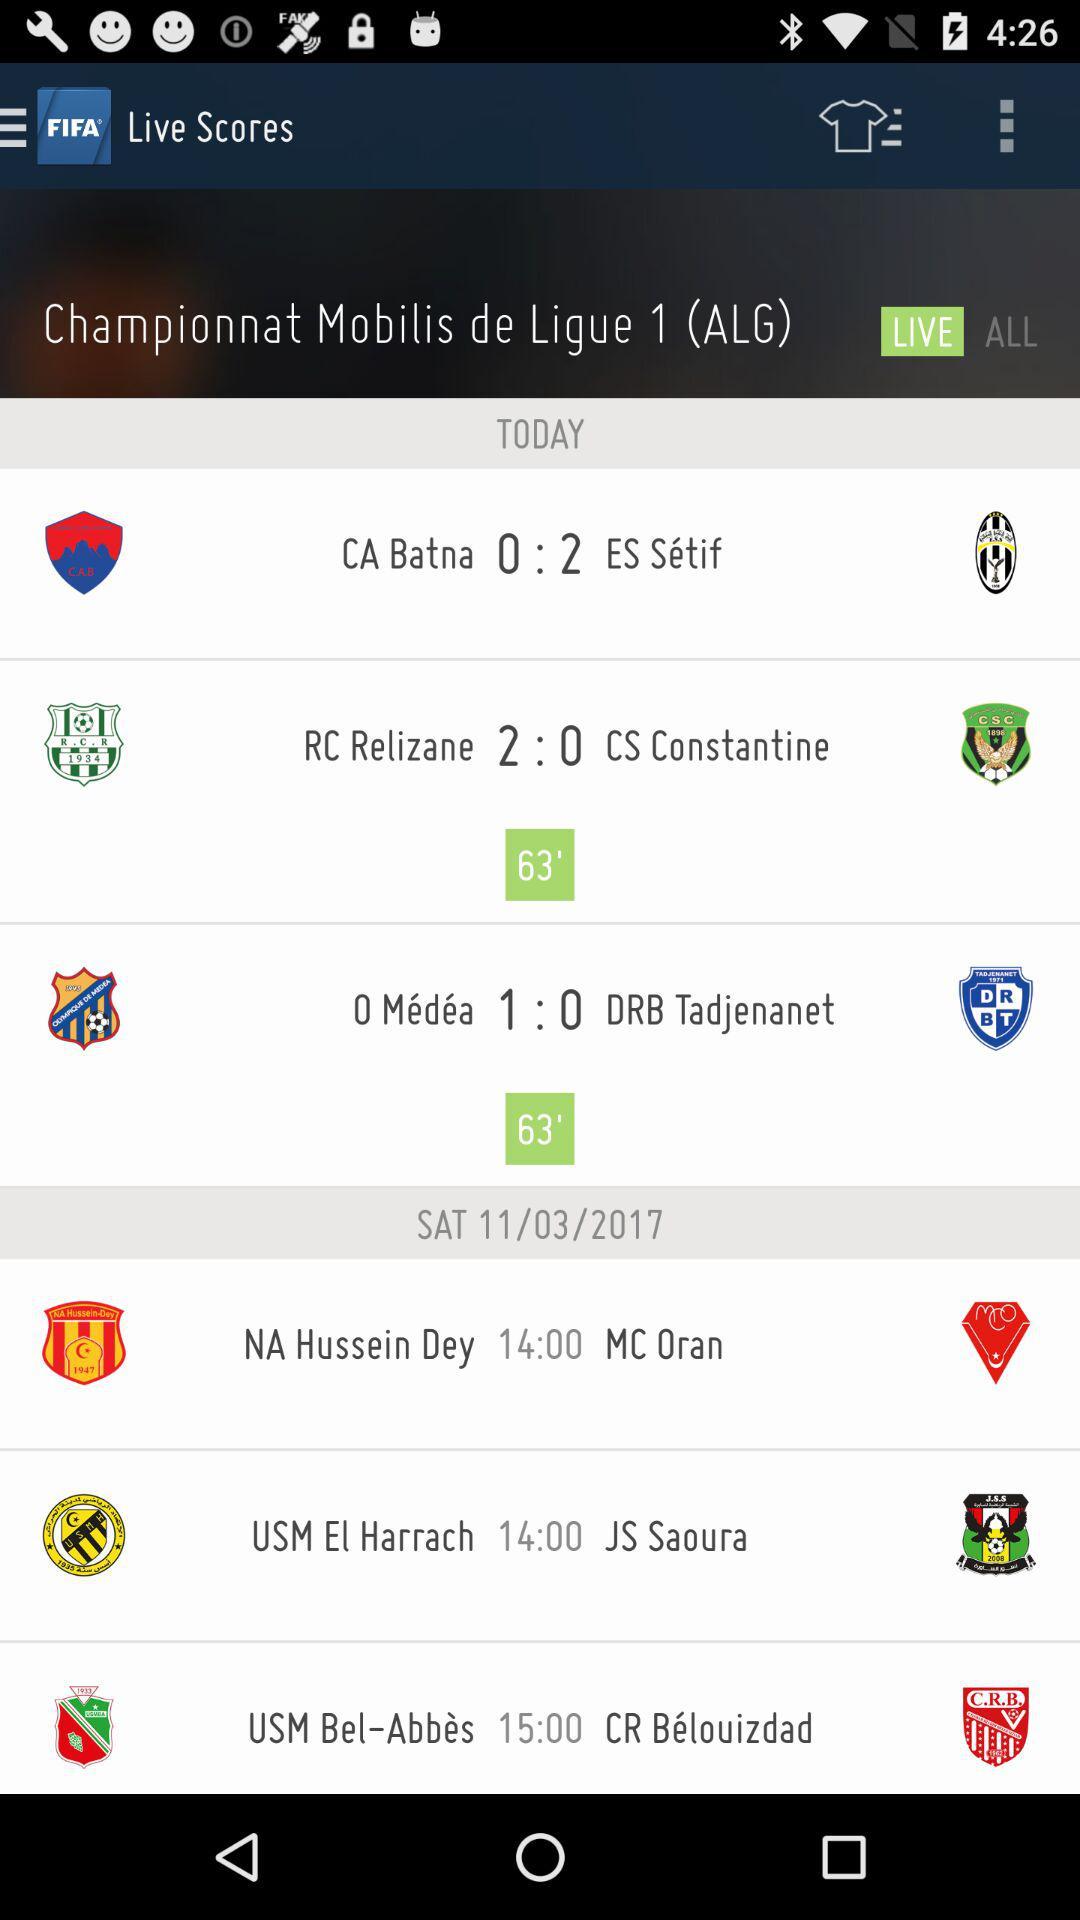 This screenshot has width=1080, height=1920. What do you see at coordinates (320, 1343) in the screenshot?
I see `na hussein dey` at bounding box center [320, 1343].